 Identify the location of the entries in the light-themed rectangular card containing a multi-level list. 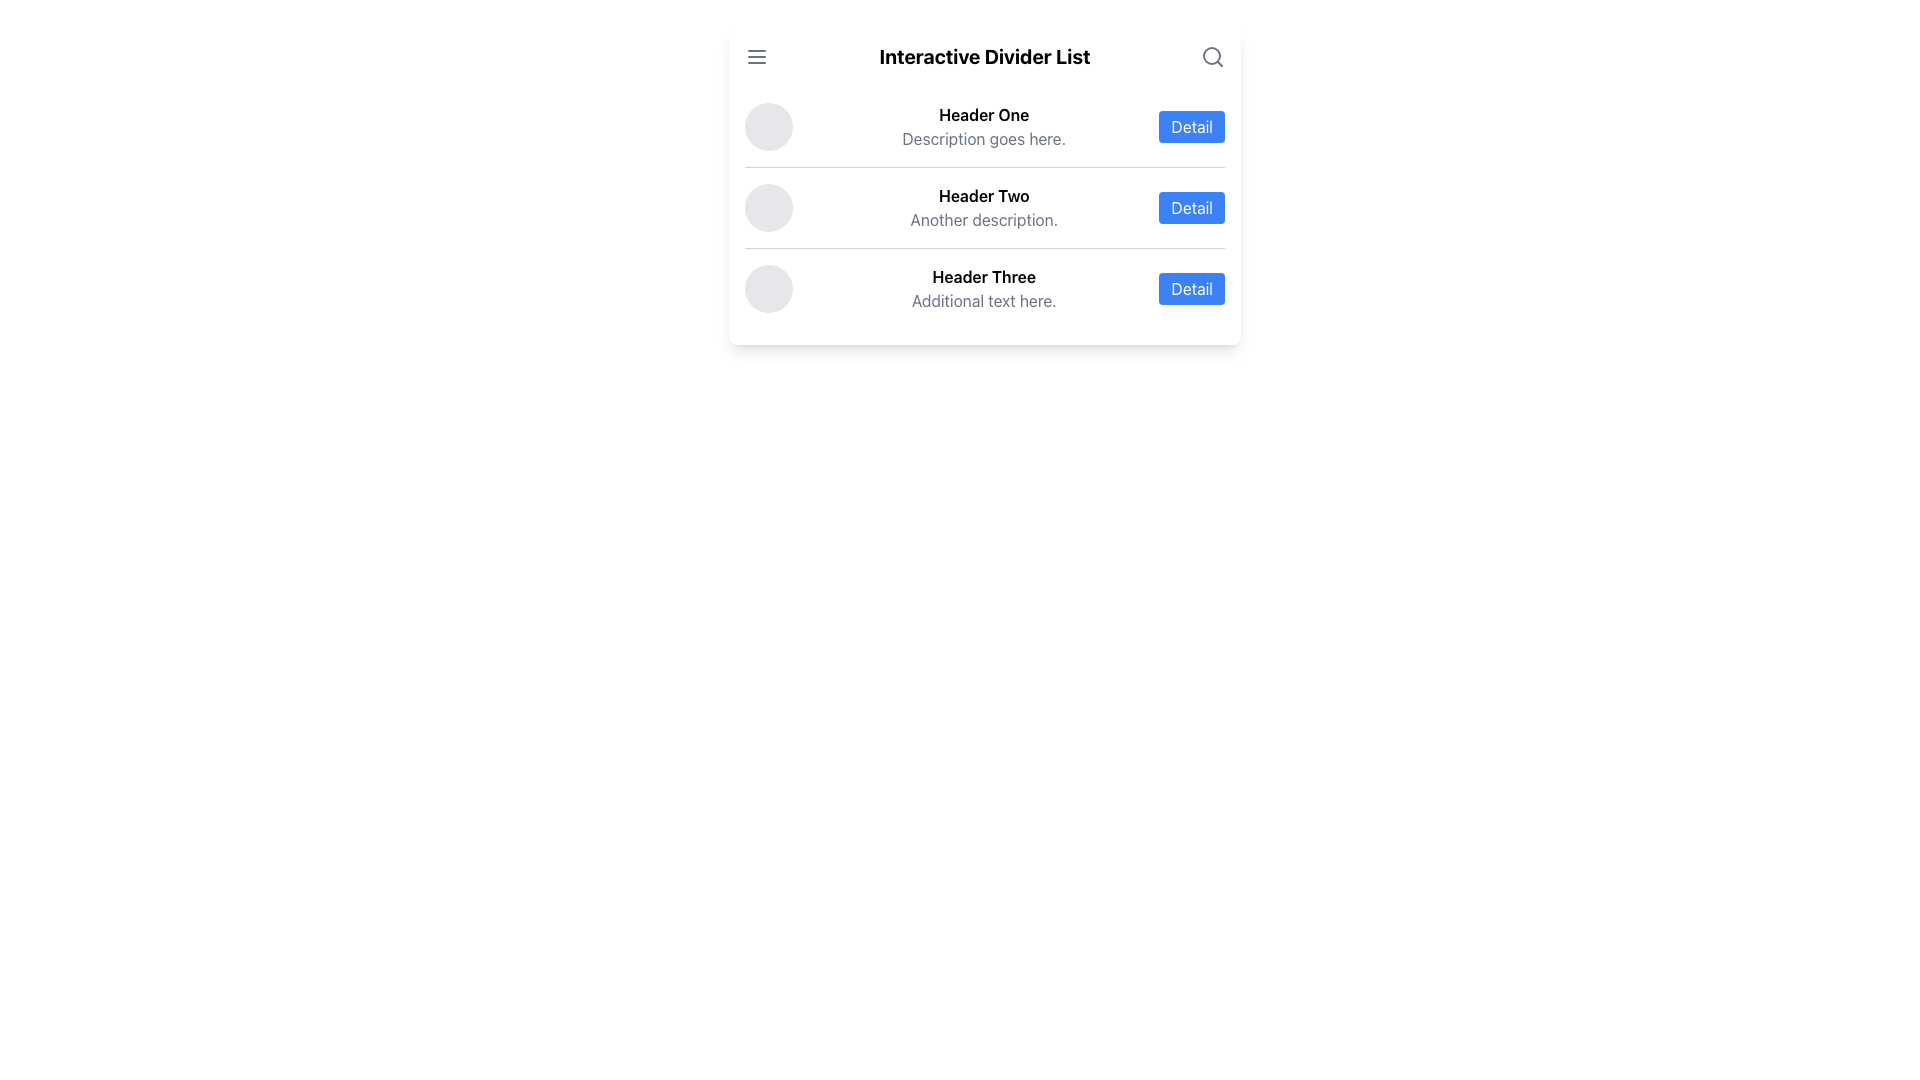
(984, 185).